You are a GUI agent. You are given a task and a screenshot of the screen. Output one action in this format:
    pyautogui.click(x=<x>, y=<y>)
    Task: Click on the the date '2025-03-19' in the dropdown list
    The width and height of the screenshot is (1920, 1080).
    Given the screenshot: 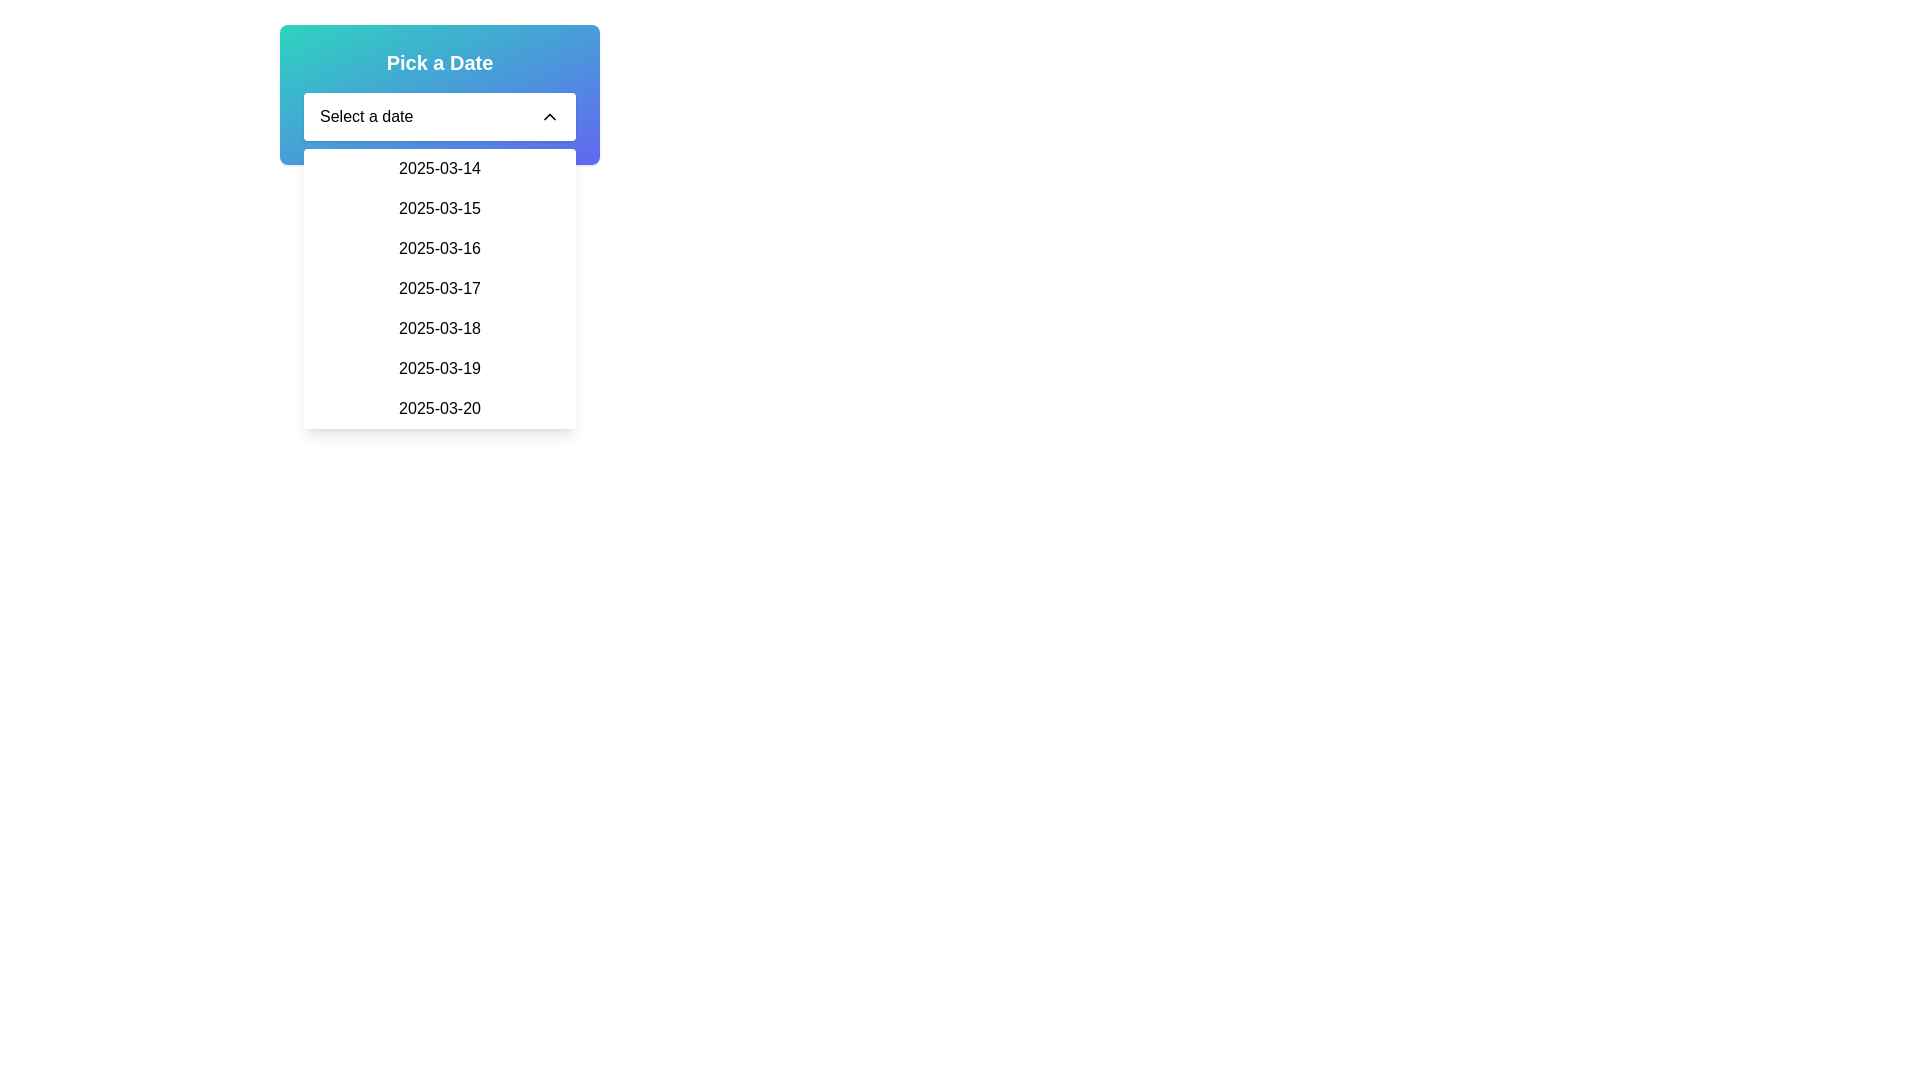 What is the action you would take?
    pyautogui.click(x=439, y=369)
    